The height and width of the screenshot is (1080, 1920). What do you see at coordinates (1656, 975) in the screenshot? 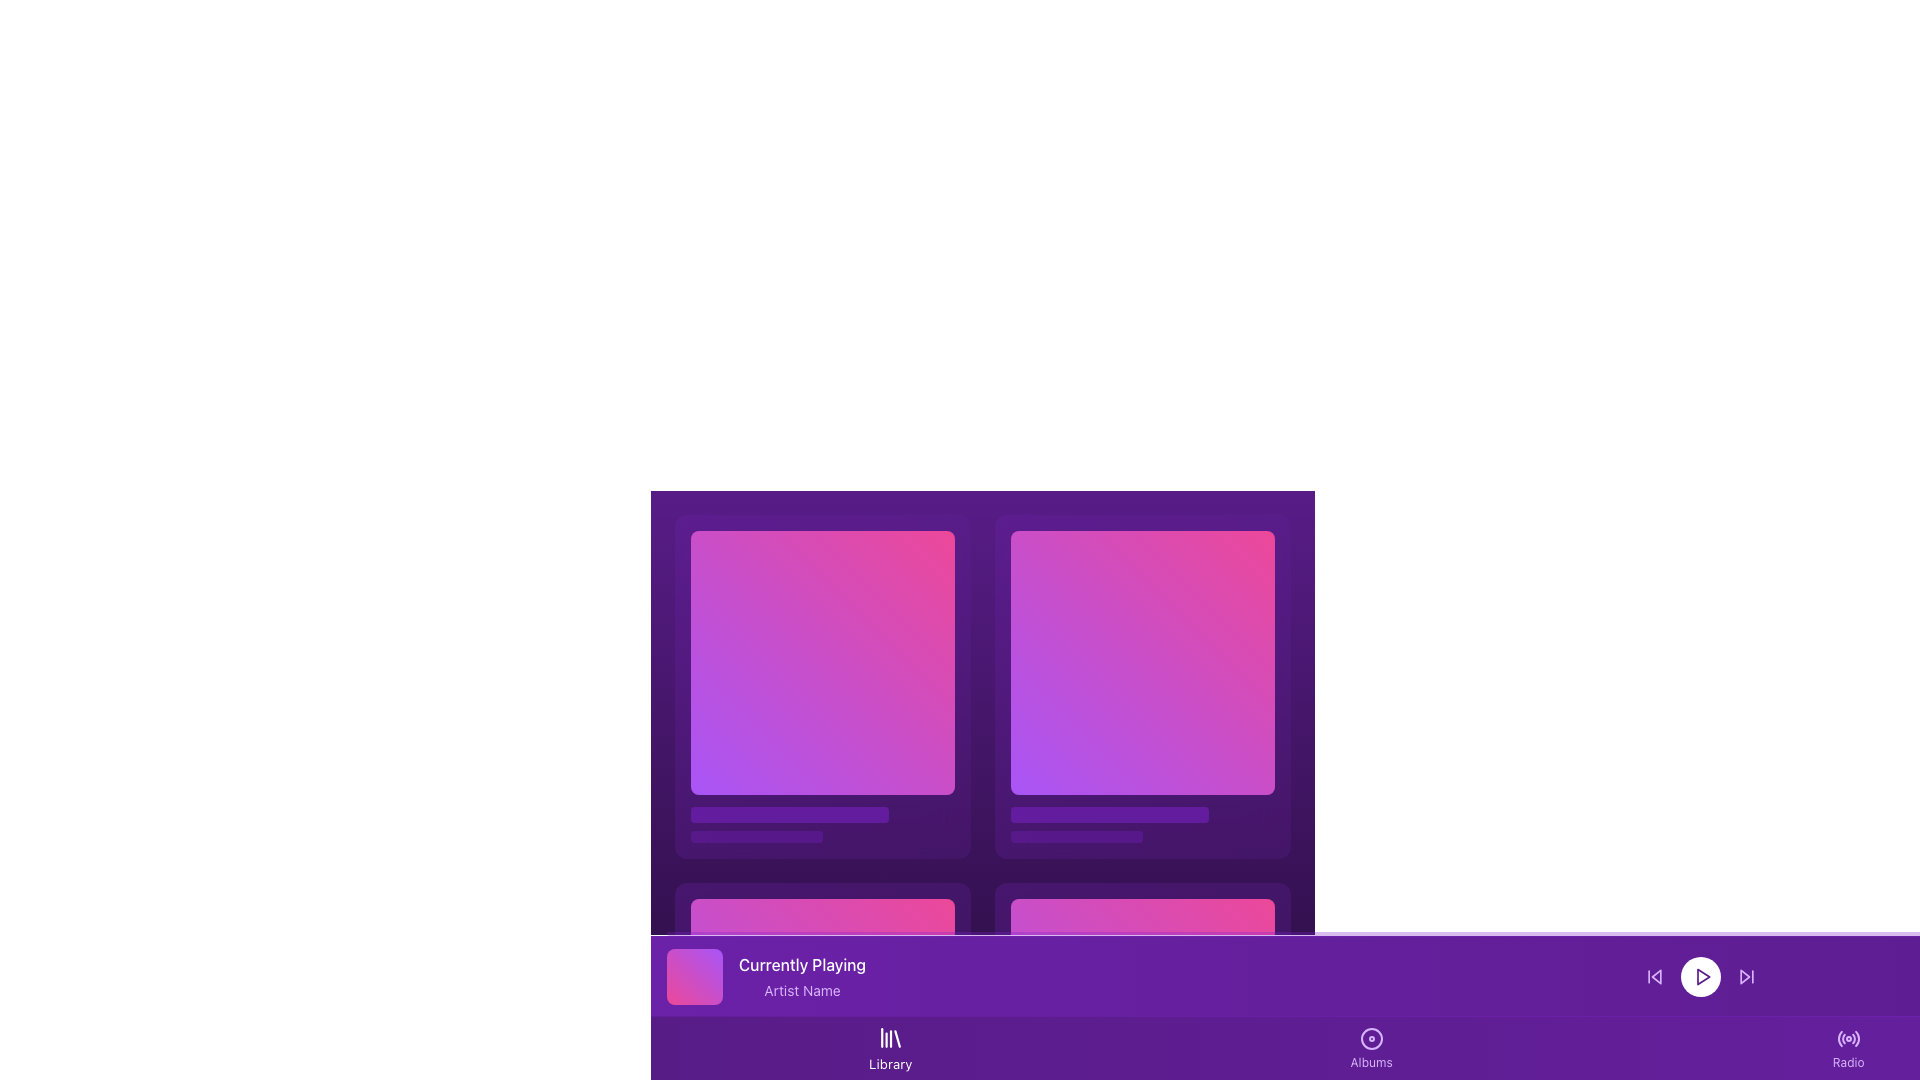
I see `the triangular arrow pointing to the left, which resembles a skip-backward icon located in the lower control bar, to the left of the circular play button` at bounding box center [1656, 975].